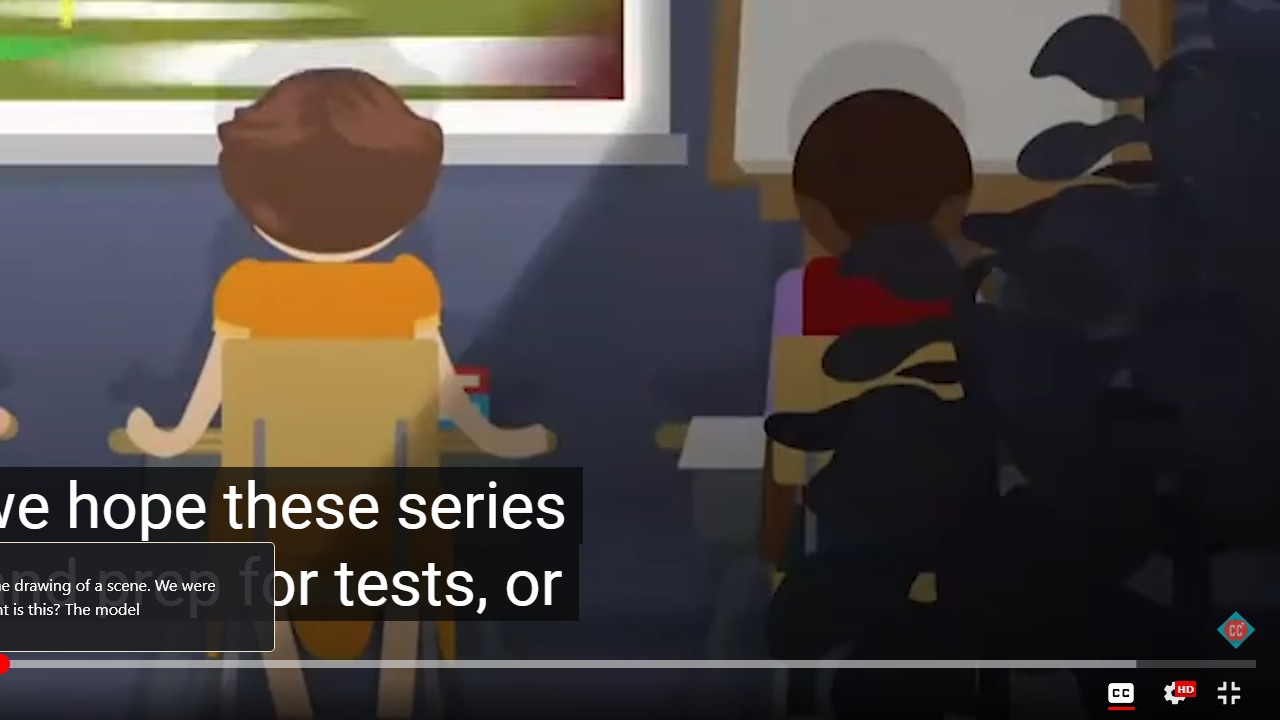  What do you see at coordinates (1121, 692) in the screenshot?
I see `'Subtitles/closed captions unavailable'` at bounding box center [1121, 692].